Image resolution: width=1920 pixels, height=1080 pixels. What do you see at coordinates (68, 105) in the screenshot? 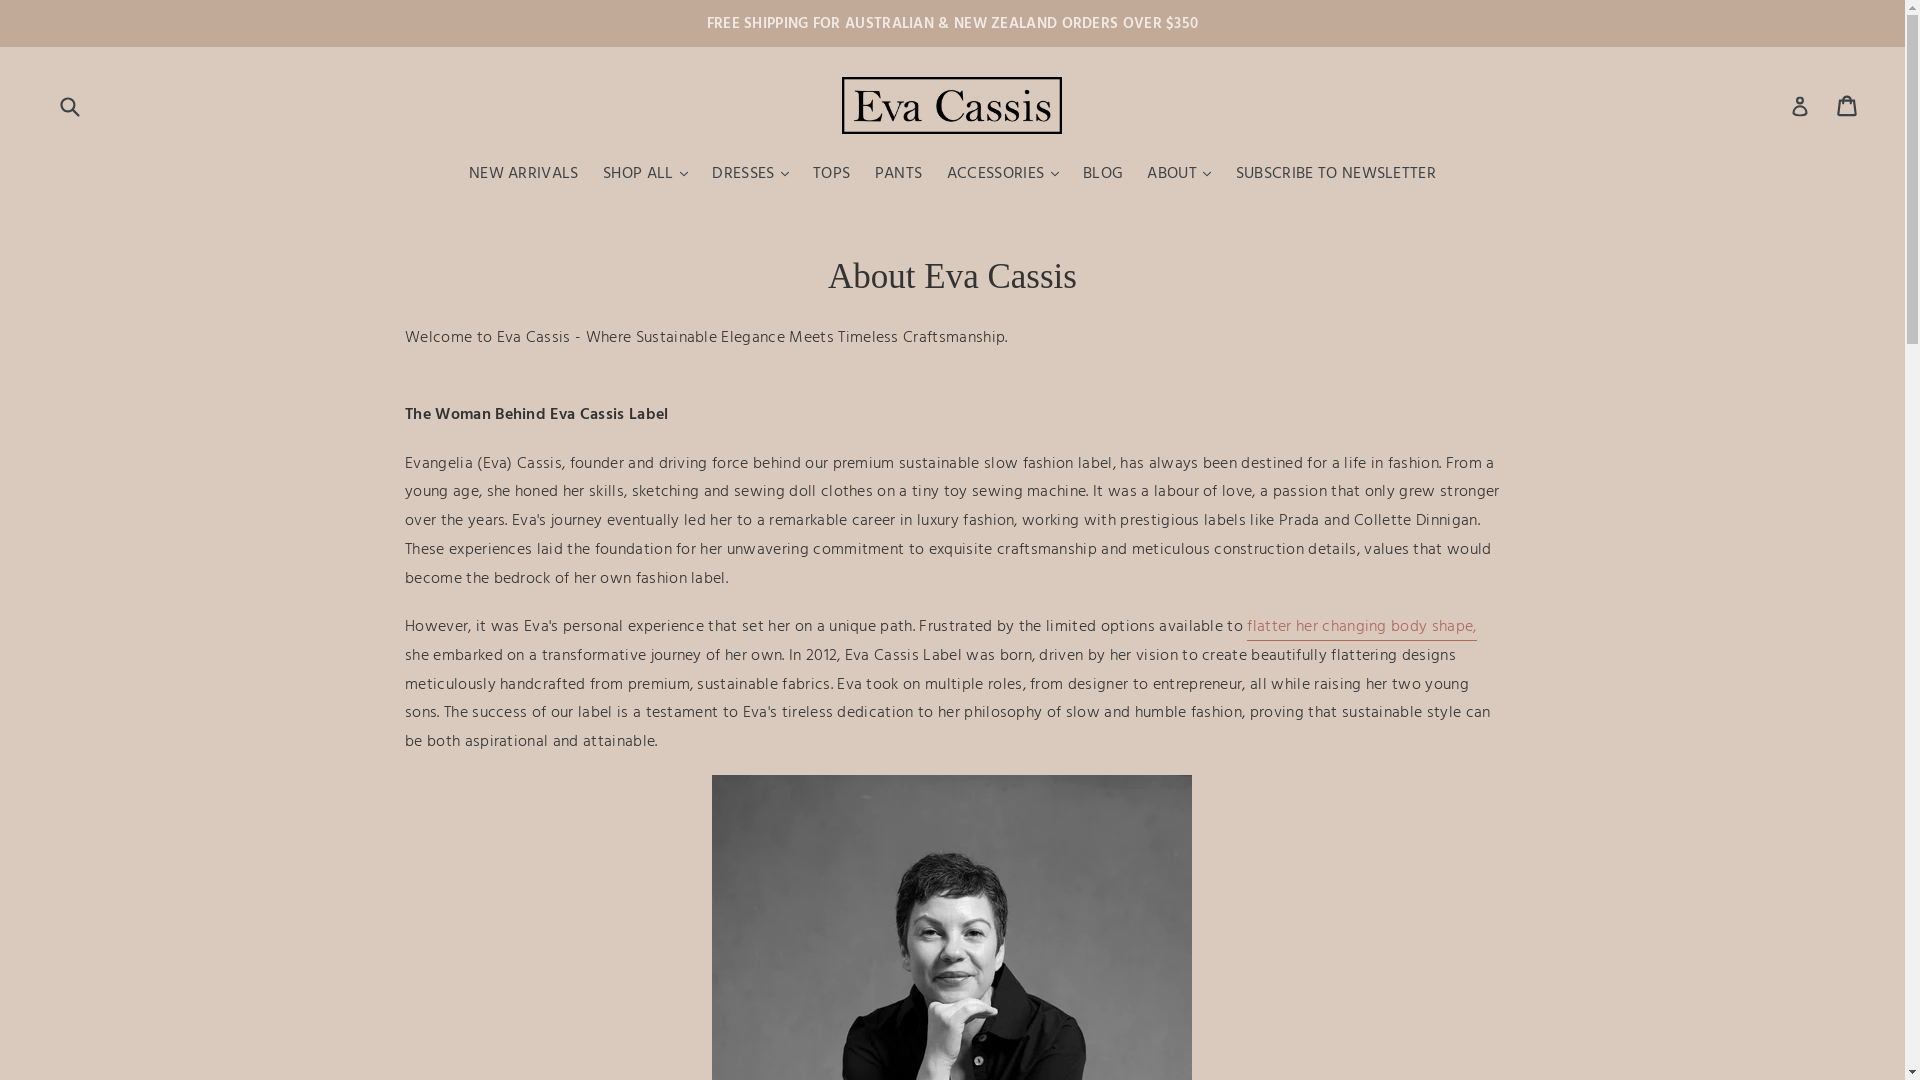
I see `'Submit'` at bounding box center [68, 105].